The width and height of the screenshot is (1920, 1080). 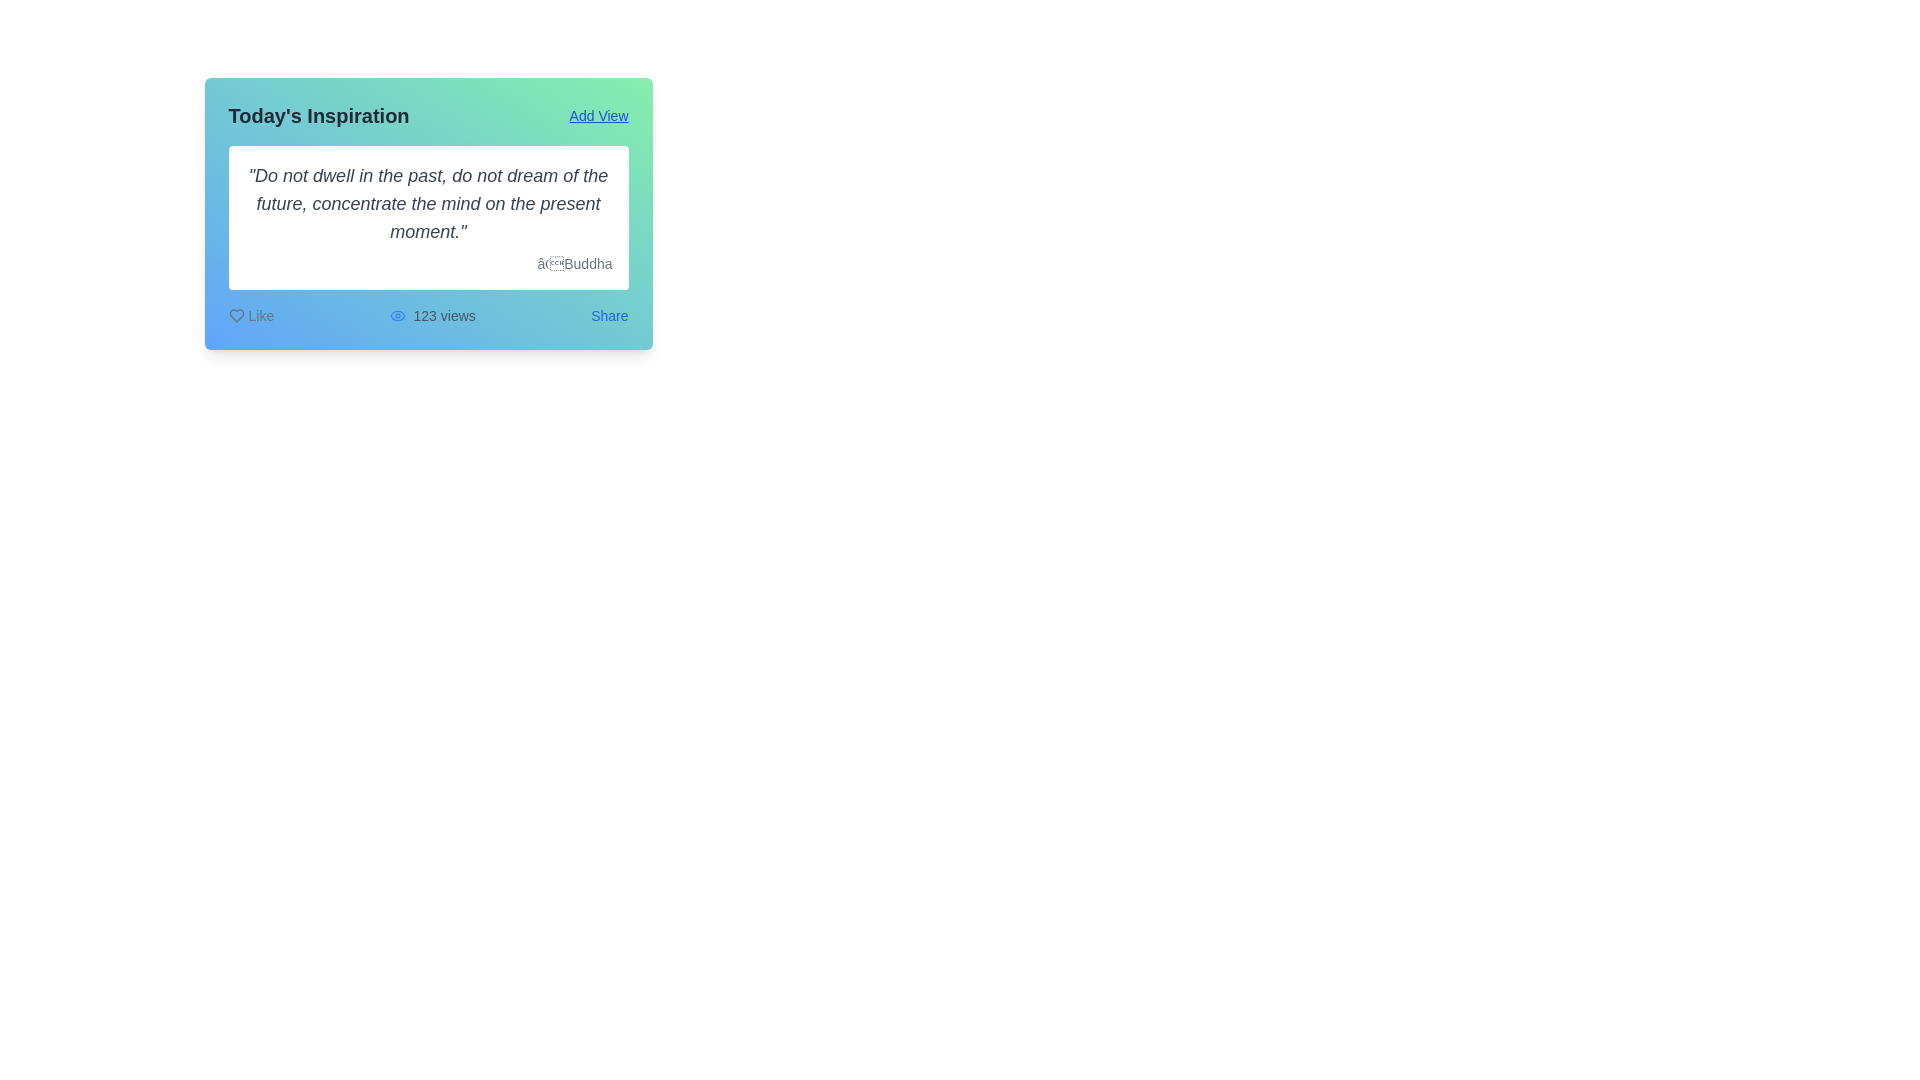 I want to click on the eye icon that symbolizes viewing metrics, located immediately to the left of the text '123 views' in the bottom section of the card component, so click(x=397, y=315).